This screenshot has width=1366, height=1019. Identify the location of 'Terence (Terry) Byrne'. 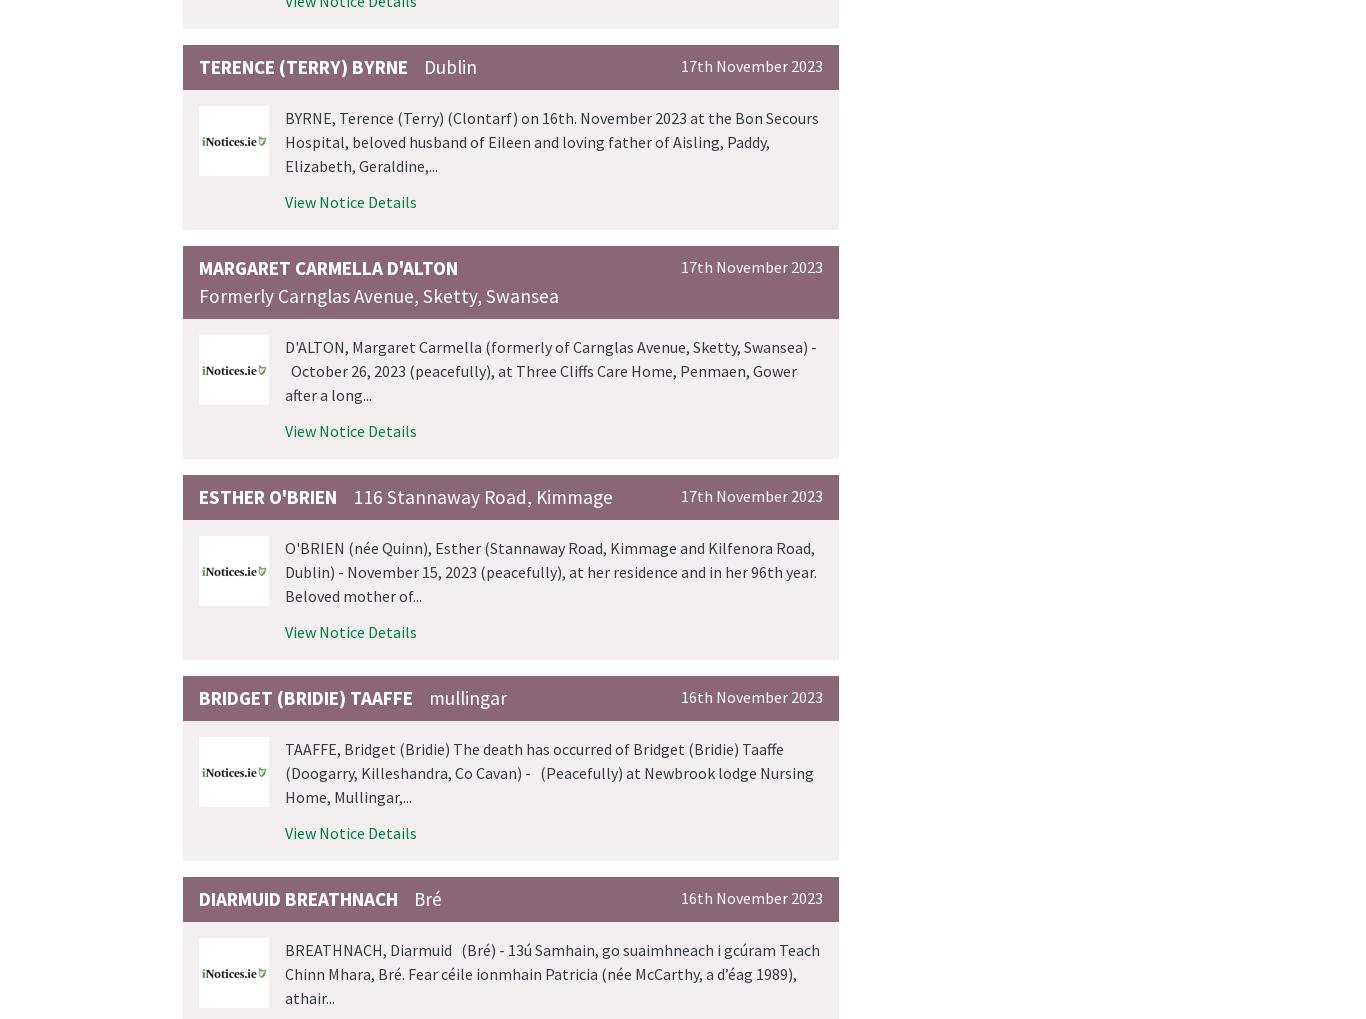
(198, 66).